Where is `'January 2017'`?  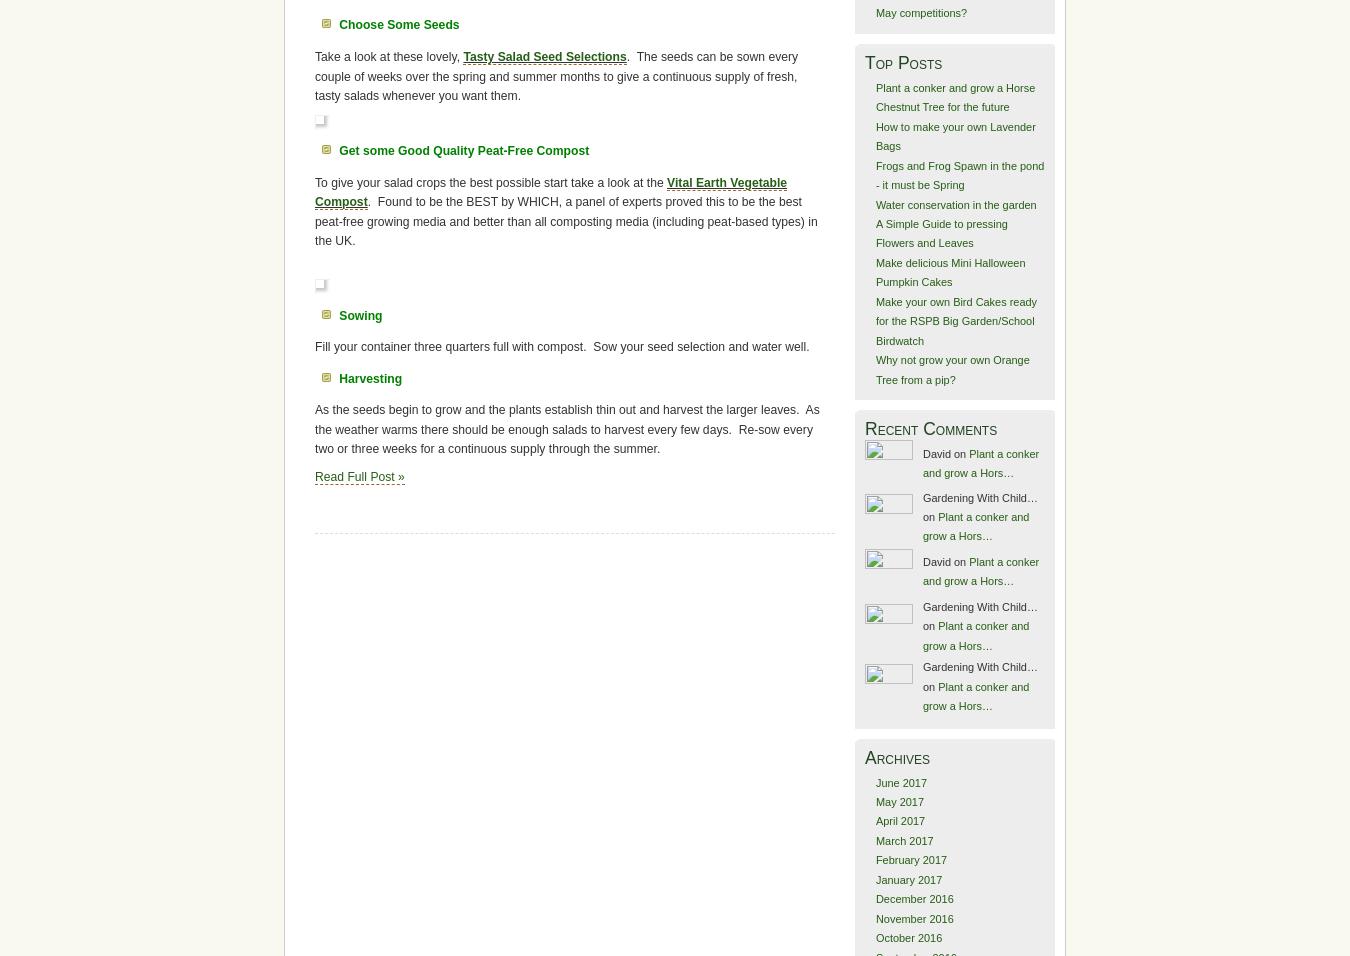 'January 2017' is located at coordinates (907, 879).